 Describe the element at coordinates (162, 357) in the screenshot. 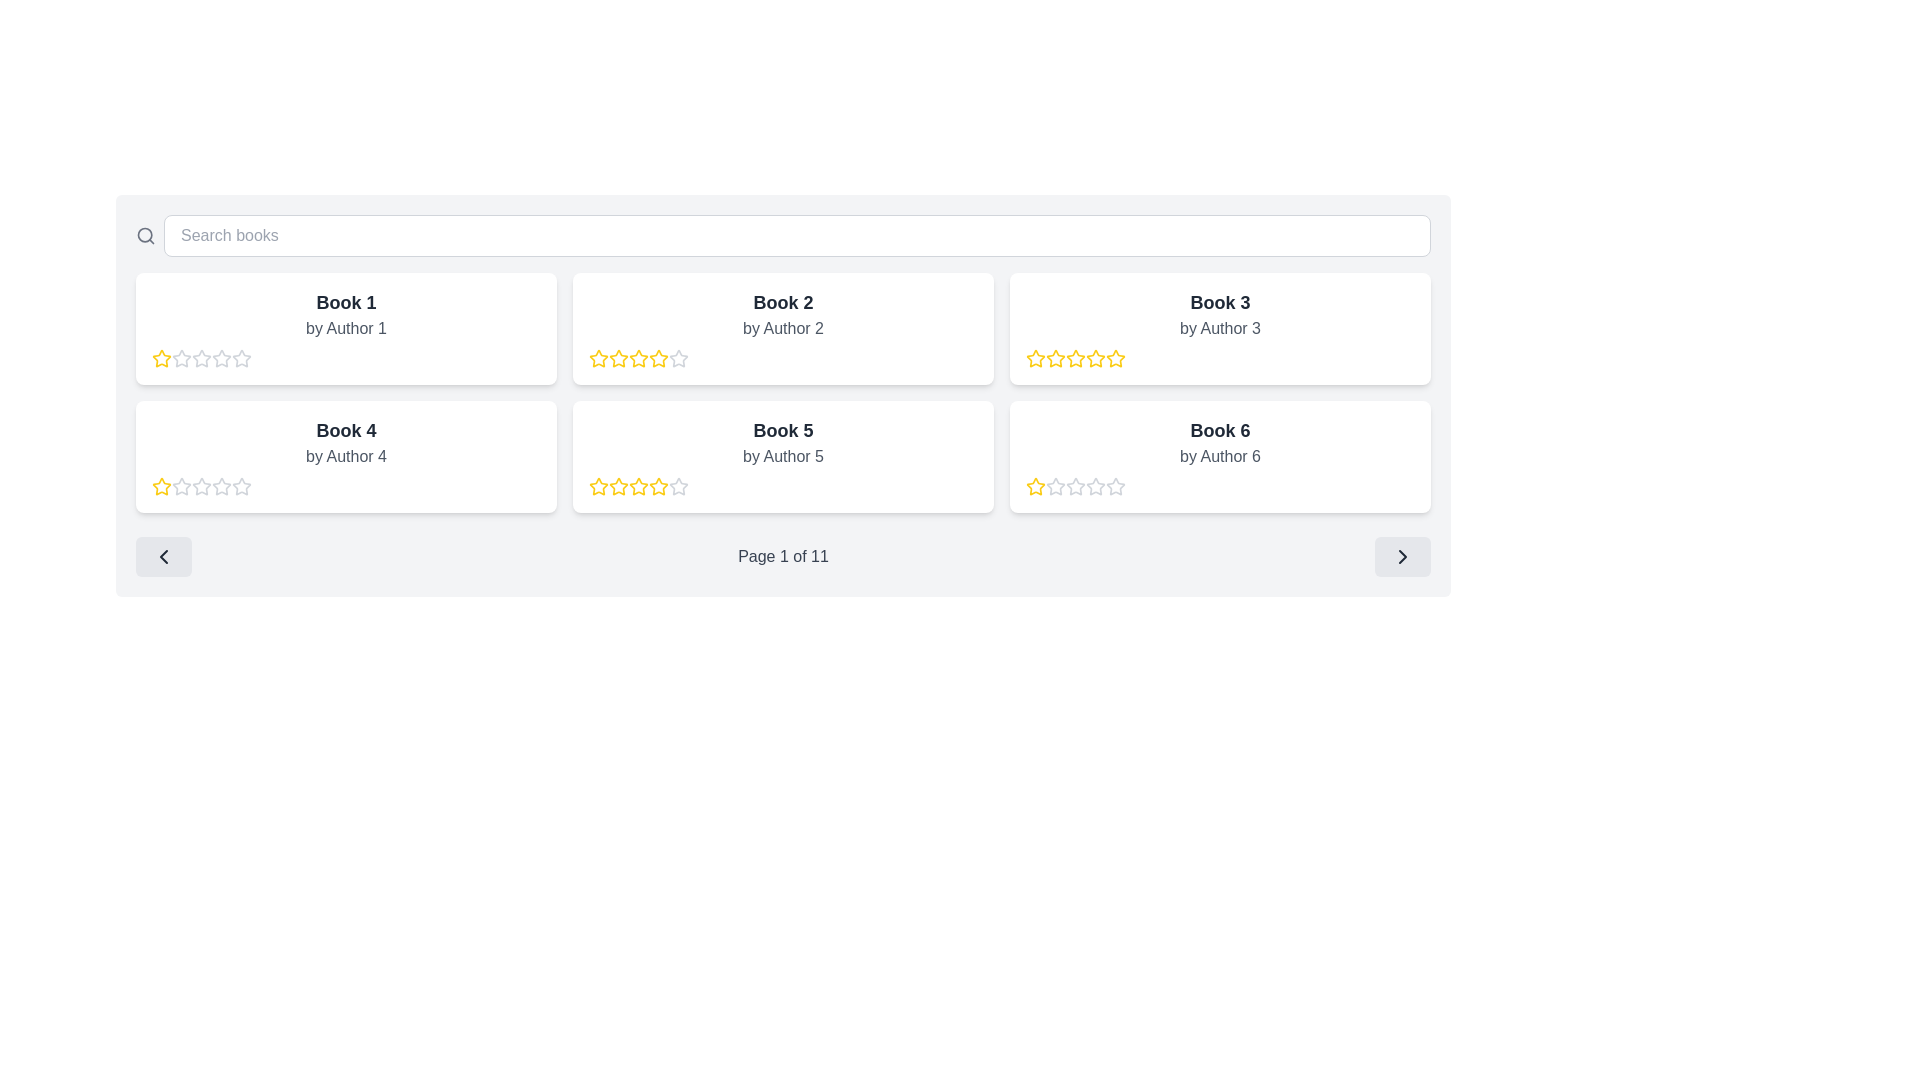

I see `the first yellow outline star icon within the rating control component located below the 'Book 1' card` at that location.